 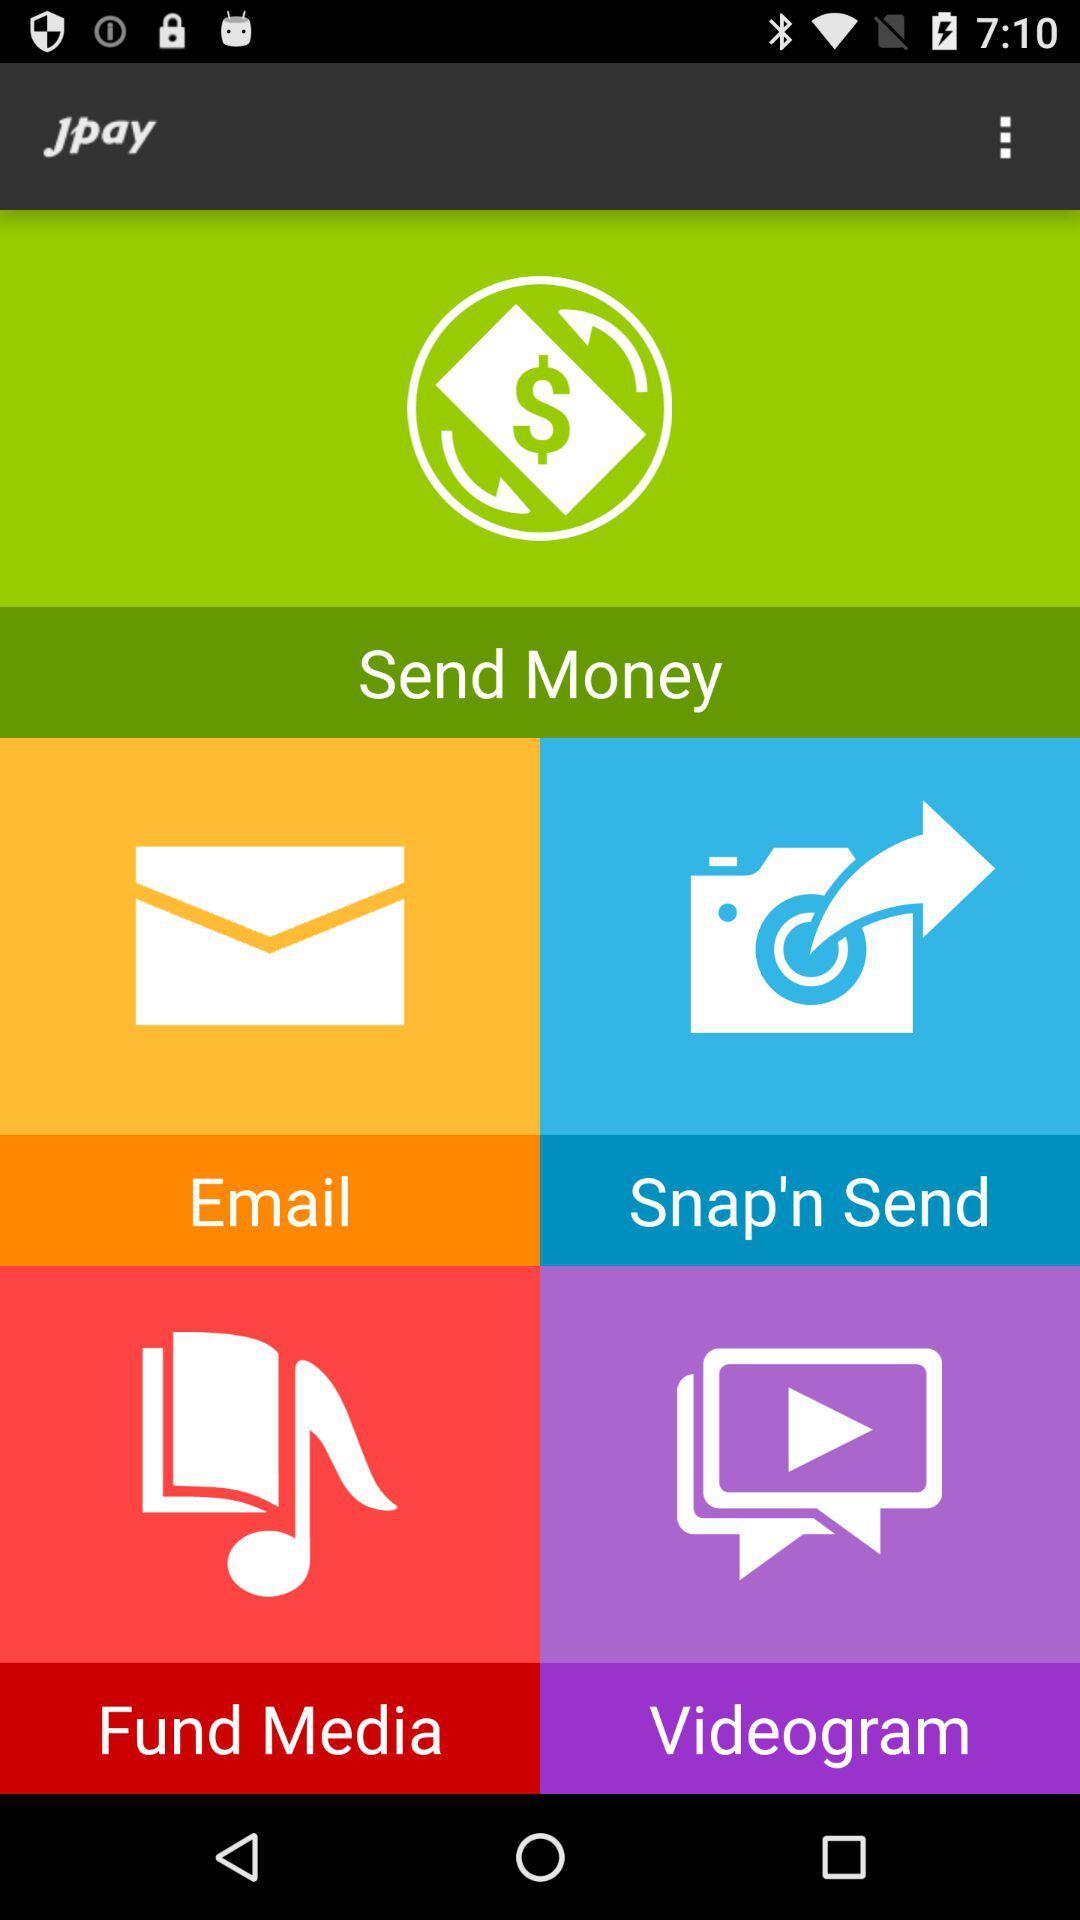 What do you see at coordinates (1006, 135) in the screenshot?
I see `item at the top right corner` at bounding box center [1006, 135].